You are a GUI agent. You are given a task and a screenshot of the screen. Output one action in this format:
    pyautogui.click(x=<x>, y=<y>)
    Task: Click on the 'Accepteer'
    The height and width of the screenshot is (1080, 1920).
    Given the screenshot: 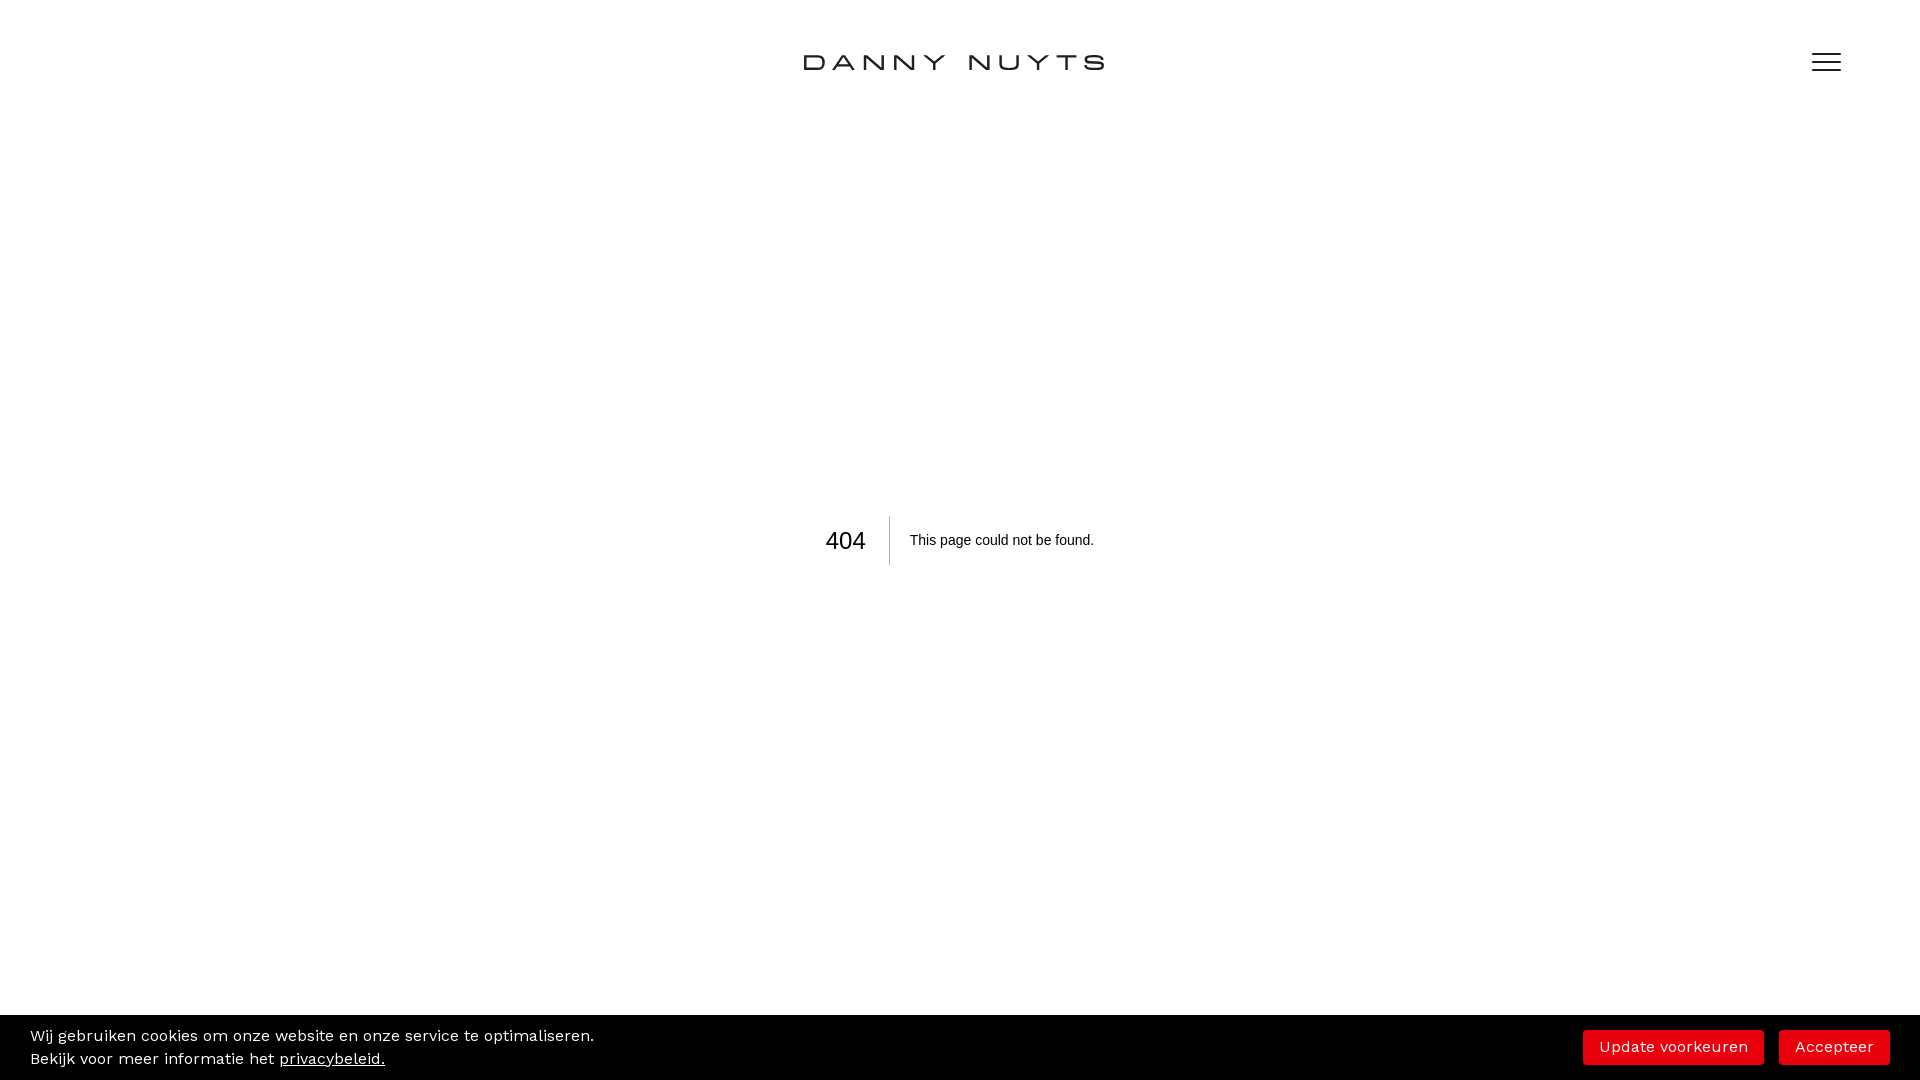 What is the action you would take?
    pyautogui.click(x=1779, y=1045)
    